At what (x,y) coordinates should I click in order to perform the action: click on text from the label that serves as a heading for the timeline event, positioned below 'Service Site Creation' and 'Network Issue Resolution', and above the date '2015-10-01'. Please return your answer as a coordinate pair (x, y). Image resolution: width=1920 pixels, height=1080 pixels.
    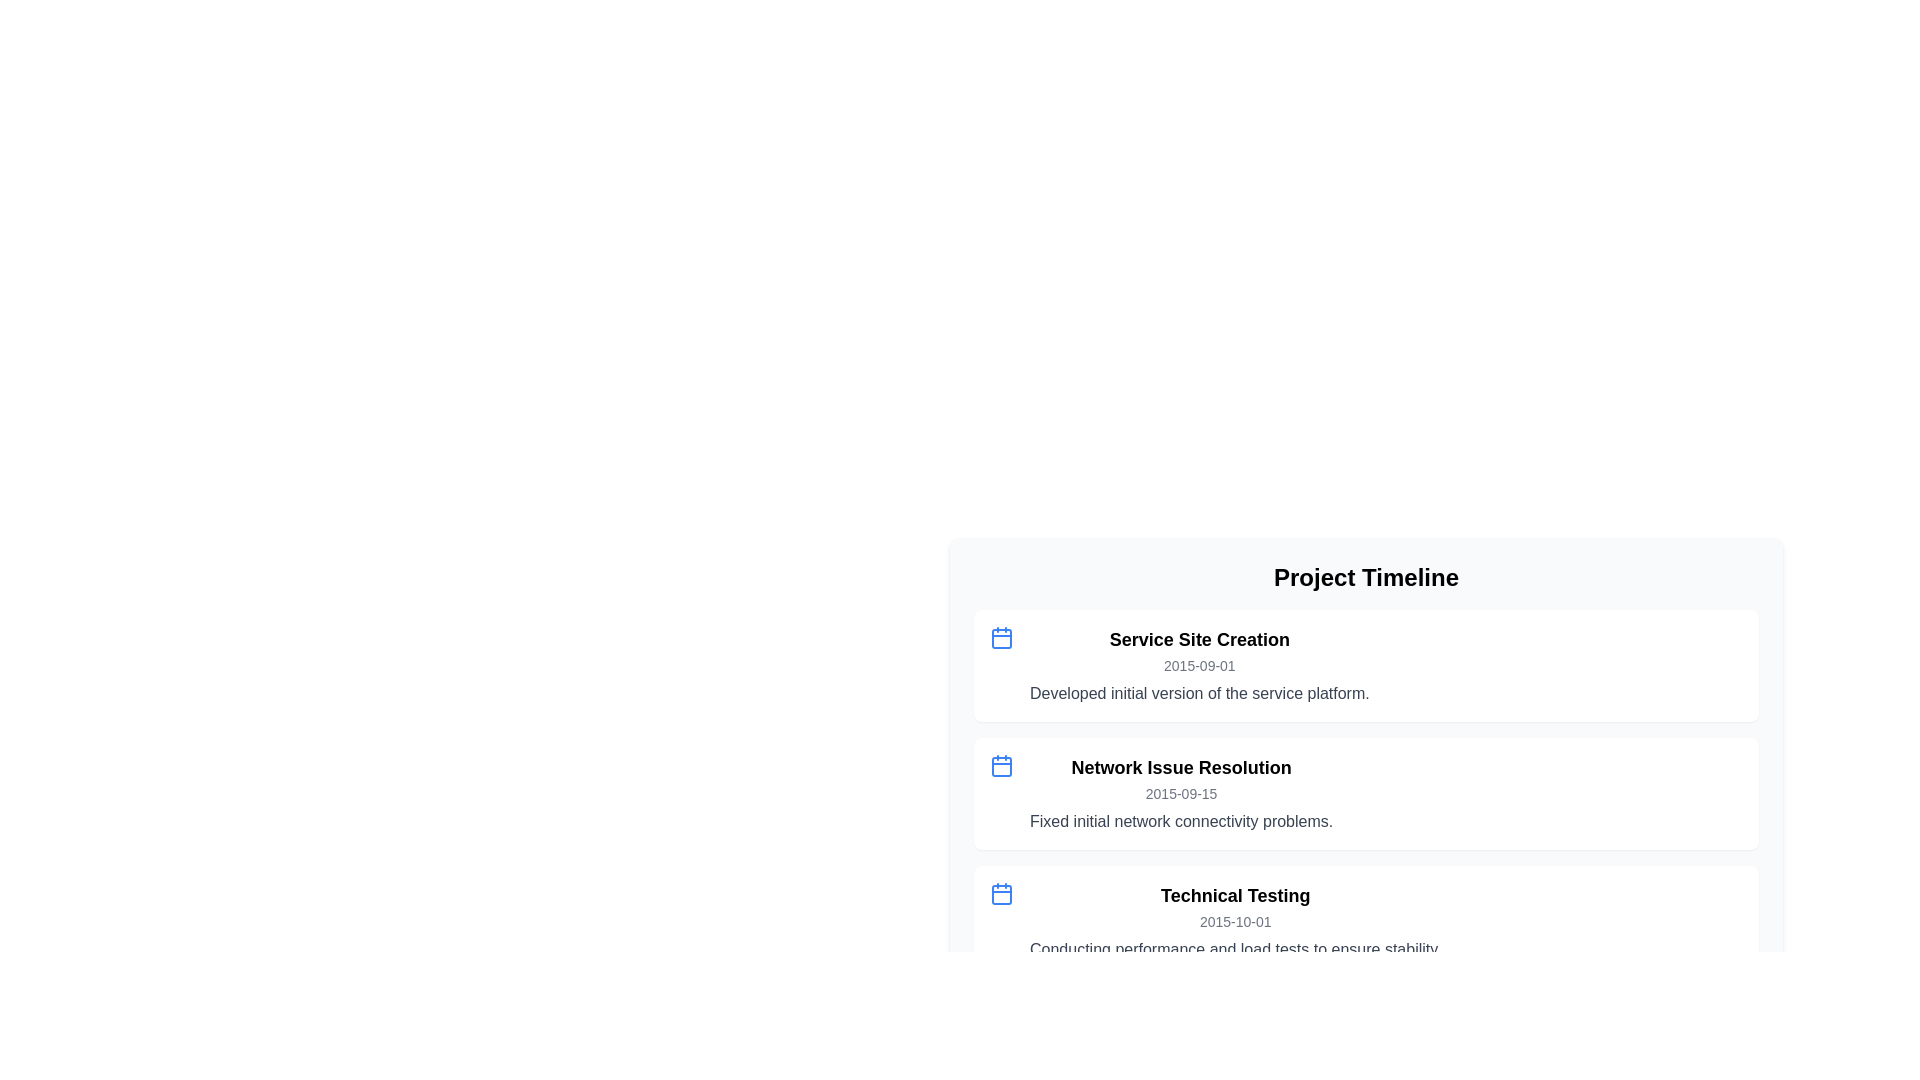
    Looking at the image, I should click on (1234, 894).